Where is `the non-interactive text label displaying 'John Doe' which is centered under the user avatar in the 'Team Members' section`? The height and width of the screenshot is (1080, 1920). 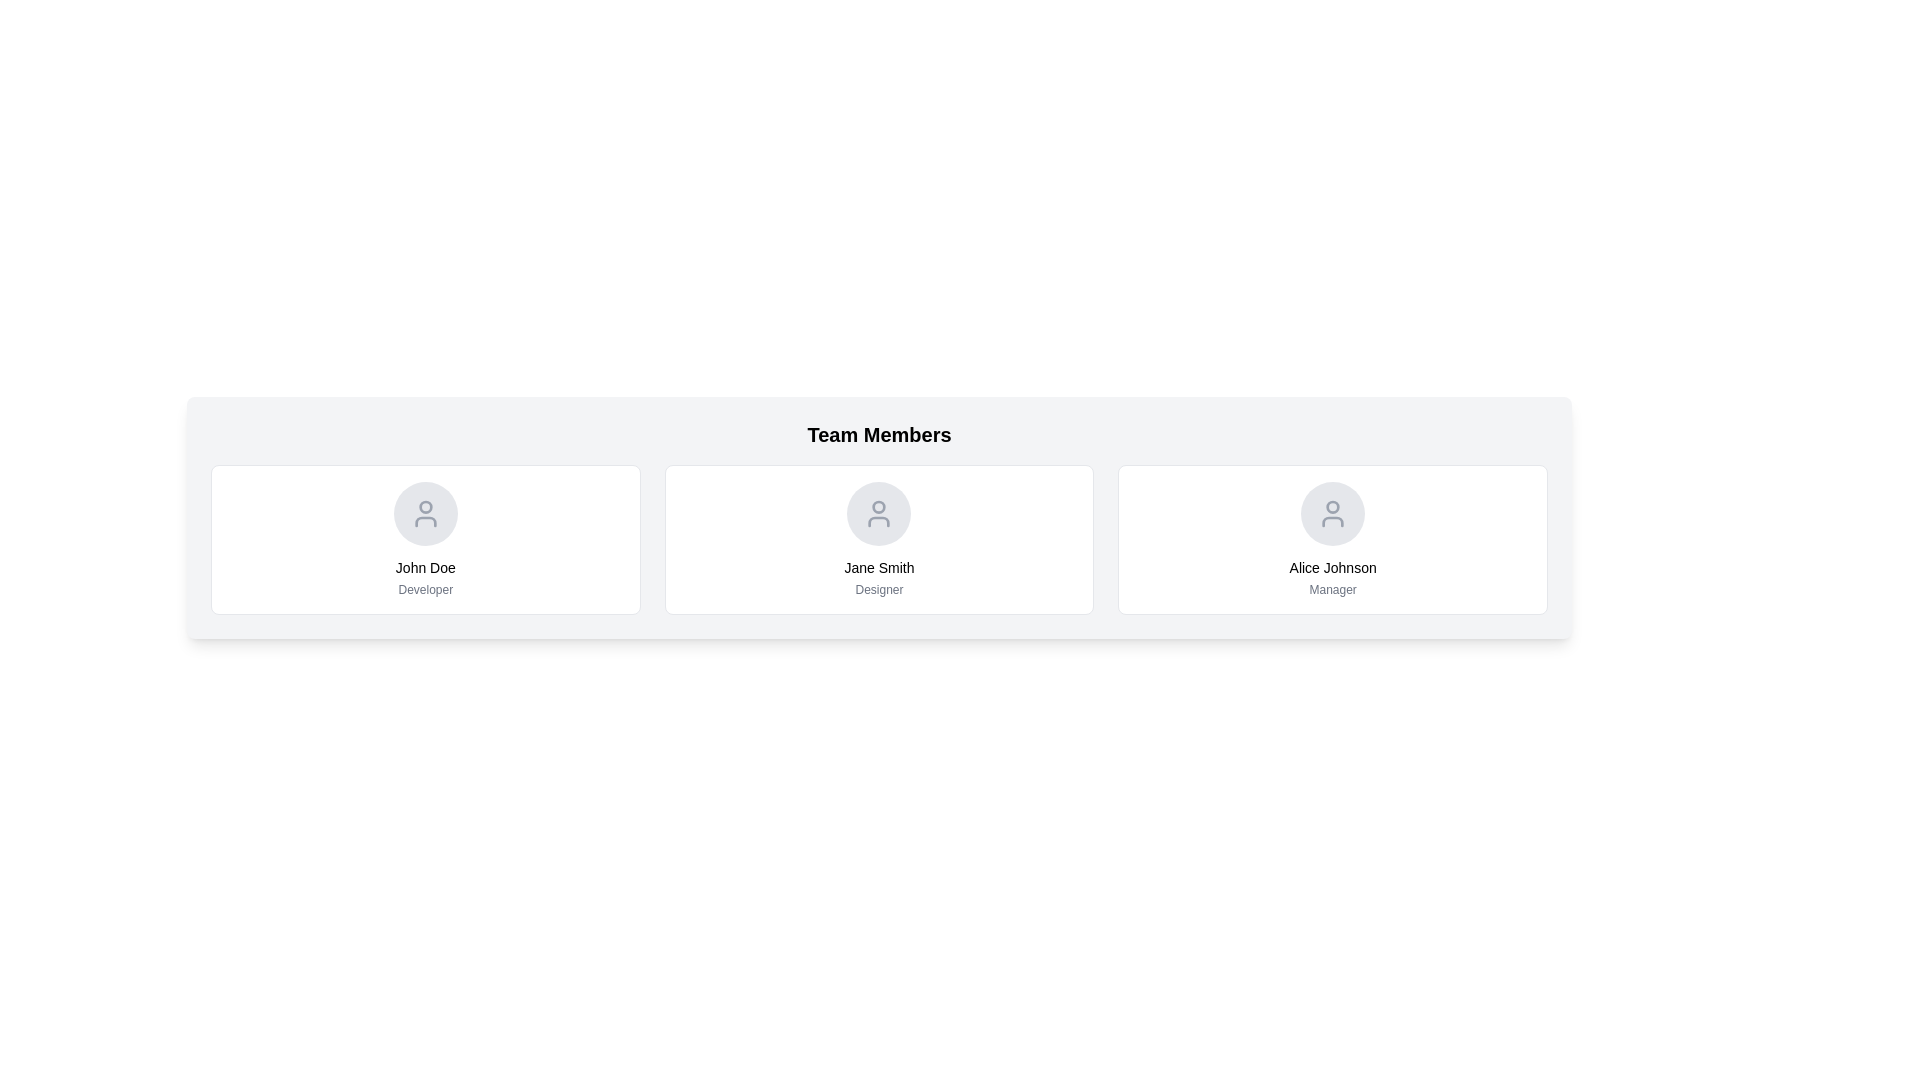
the non-interactive text label displaying 'John Doe' which is centered under the user avatar in the 'Team Members' section is located at coordinates (424, 567).